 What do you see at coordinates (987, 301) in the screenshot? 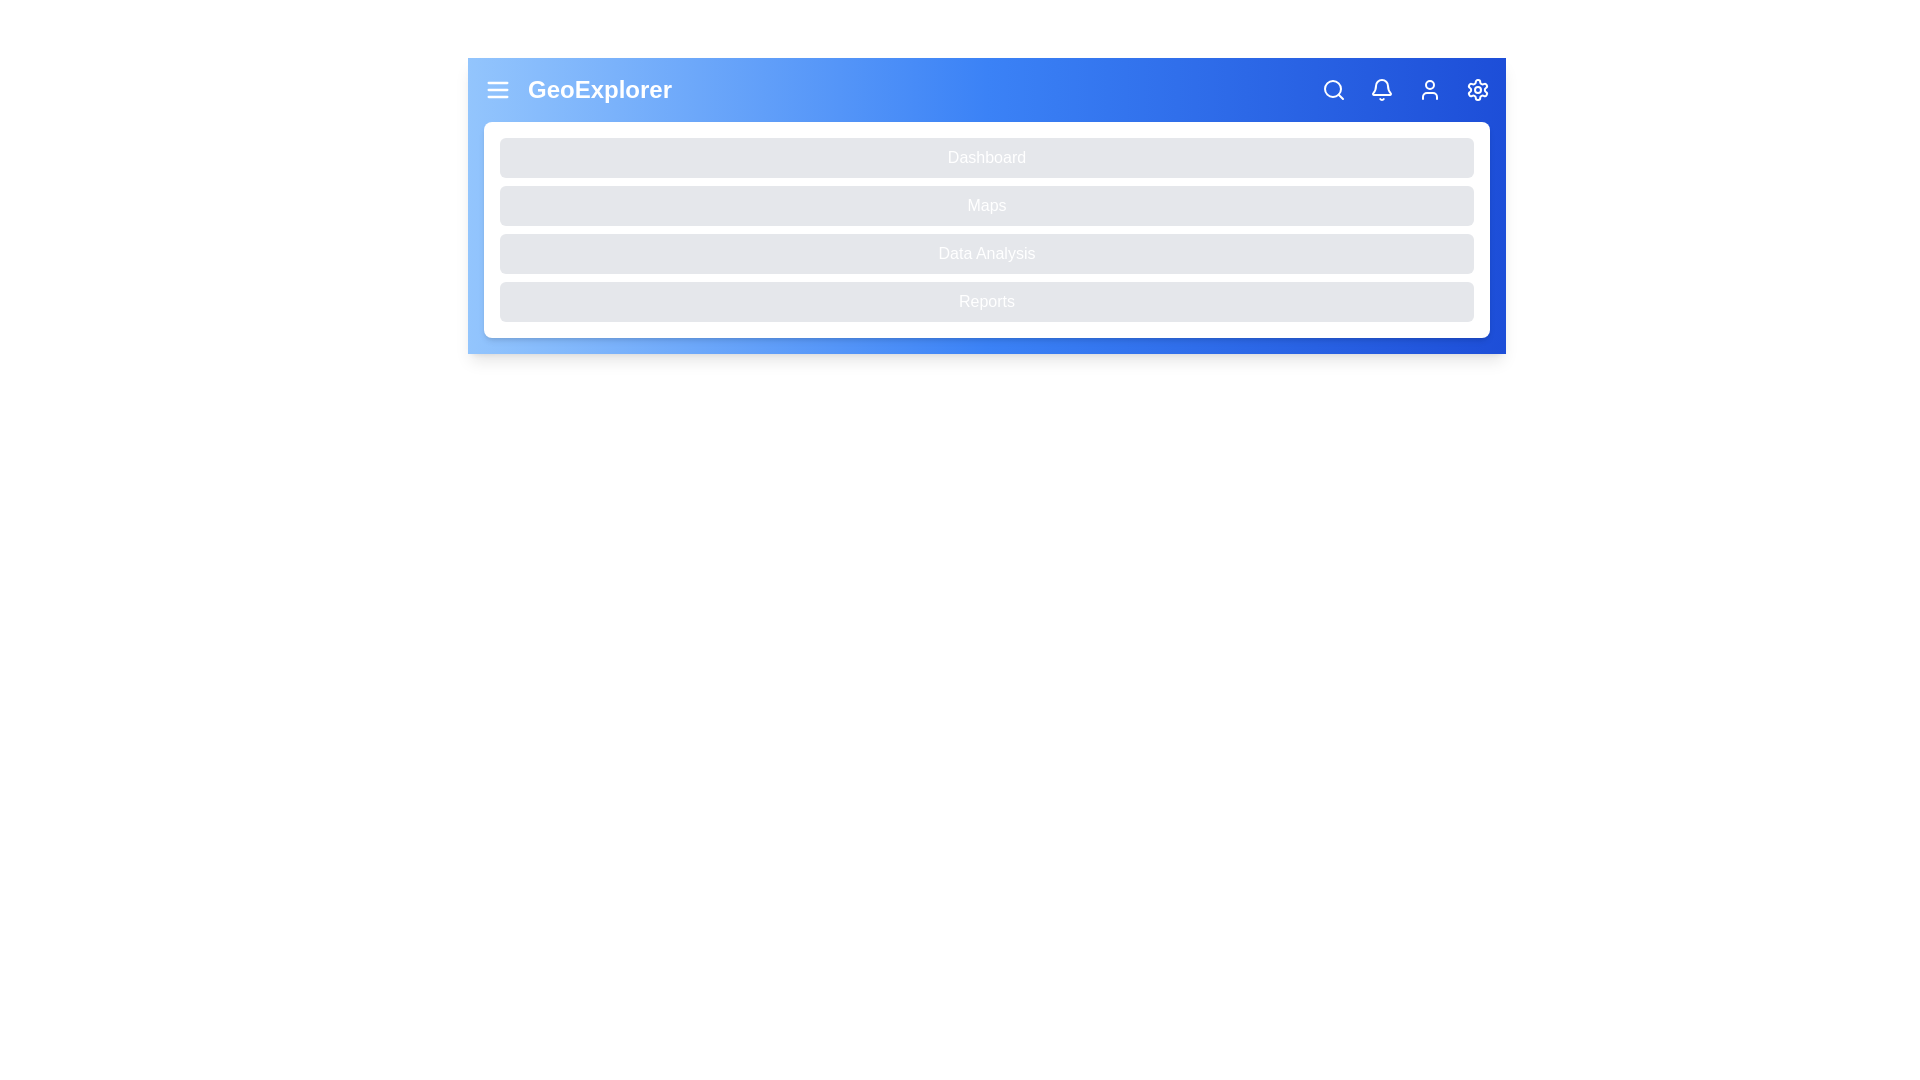
I see `the menu item labeled Reports to navigate to the corresponding section` at bounding box center [987, 301].